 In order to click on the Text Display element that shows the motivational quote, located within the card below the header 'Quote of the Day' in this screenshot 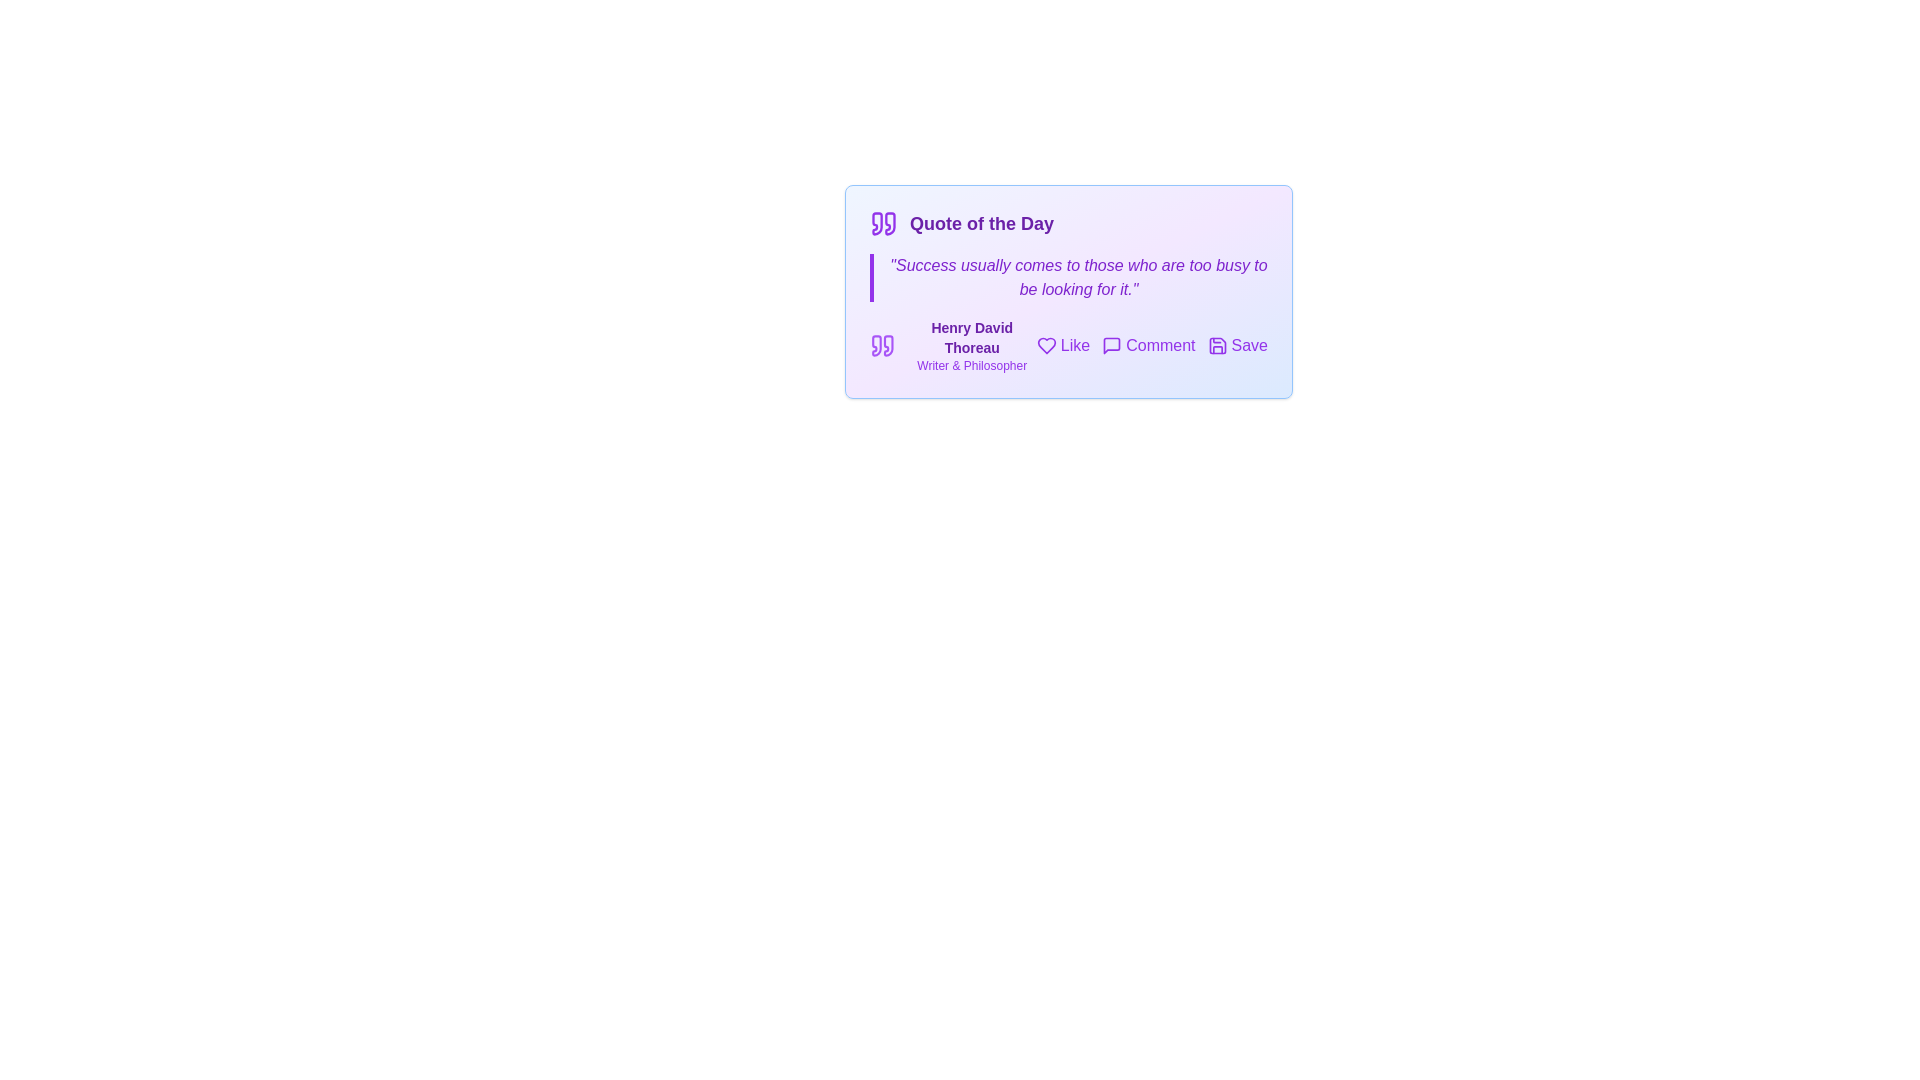, I will do `click(1068, 277)`.